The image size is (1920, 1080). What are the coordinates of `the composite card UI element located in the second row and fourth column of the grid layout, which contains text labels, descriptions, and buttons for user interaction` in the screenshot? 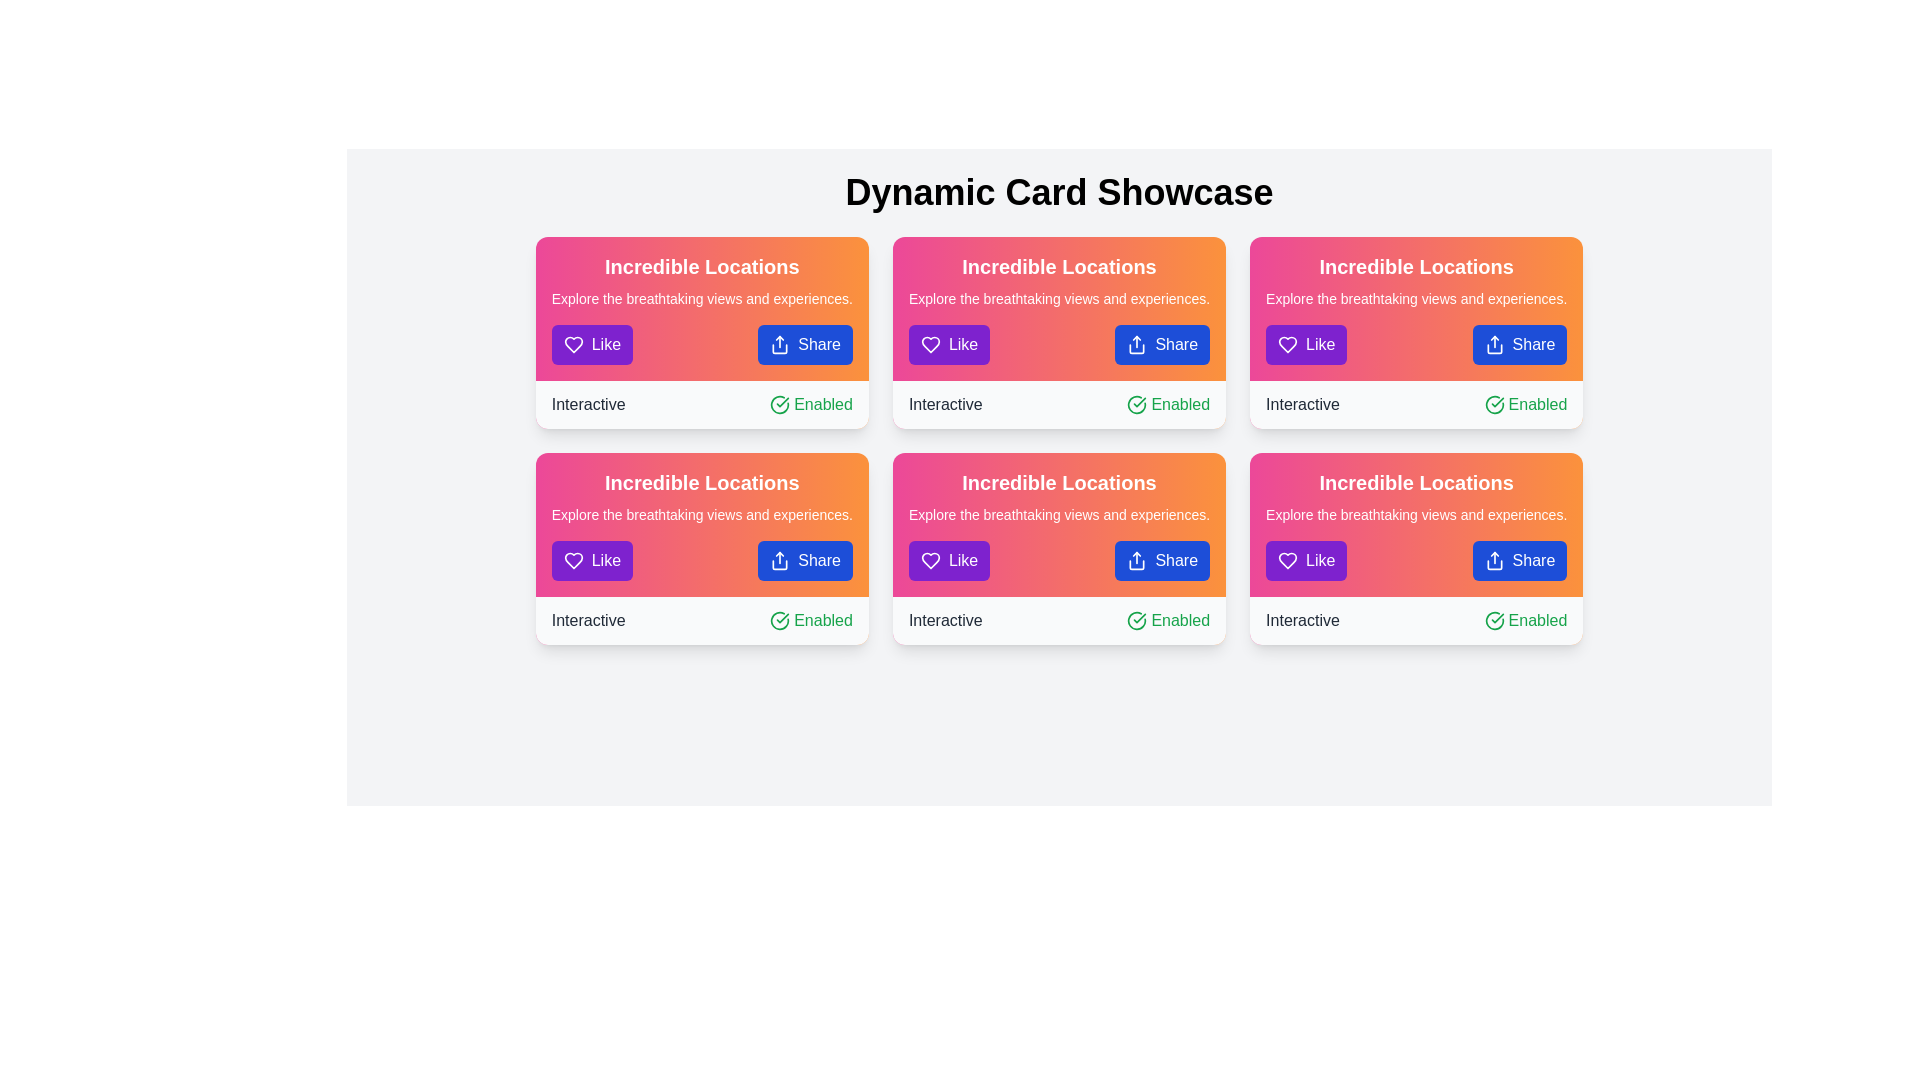 It's located at (1415, 523).